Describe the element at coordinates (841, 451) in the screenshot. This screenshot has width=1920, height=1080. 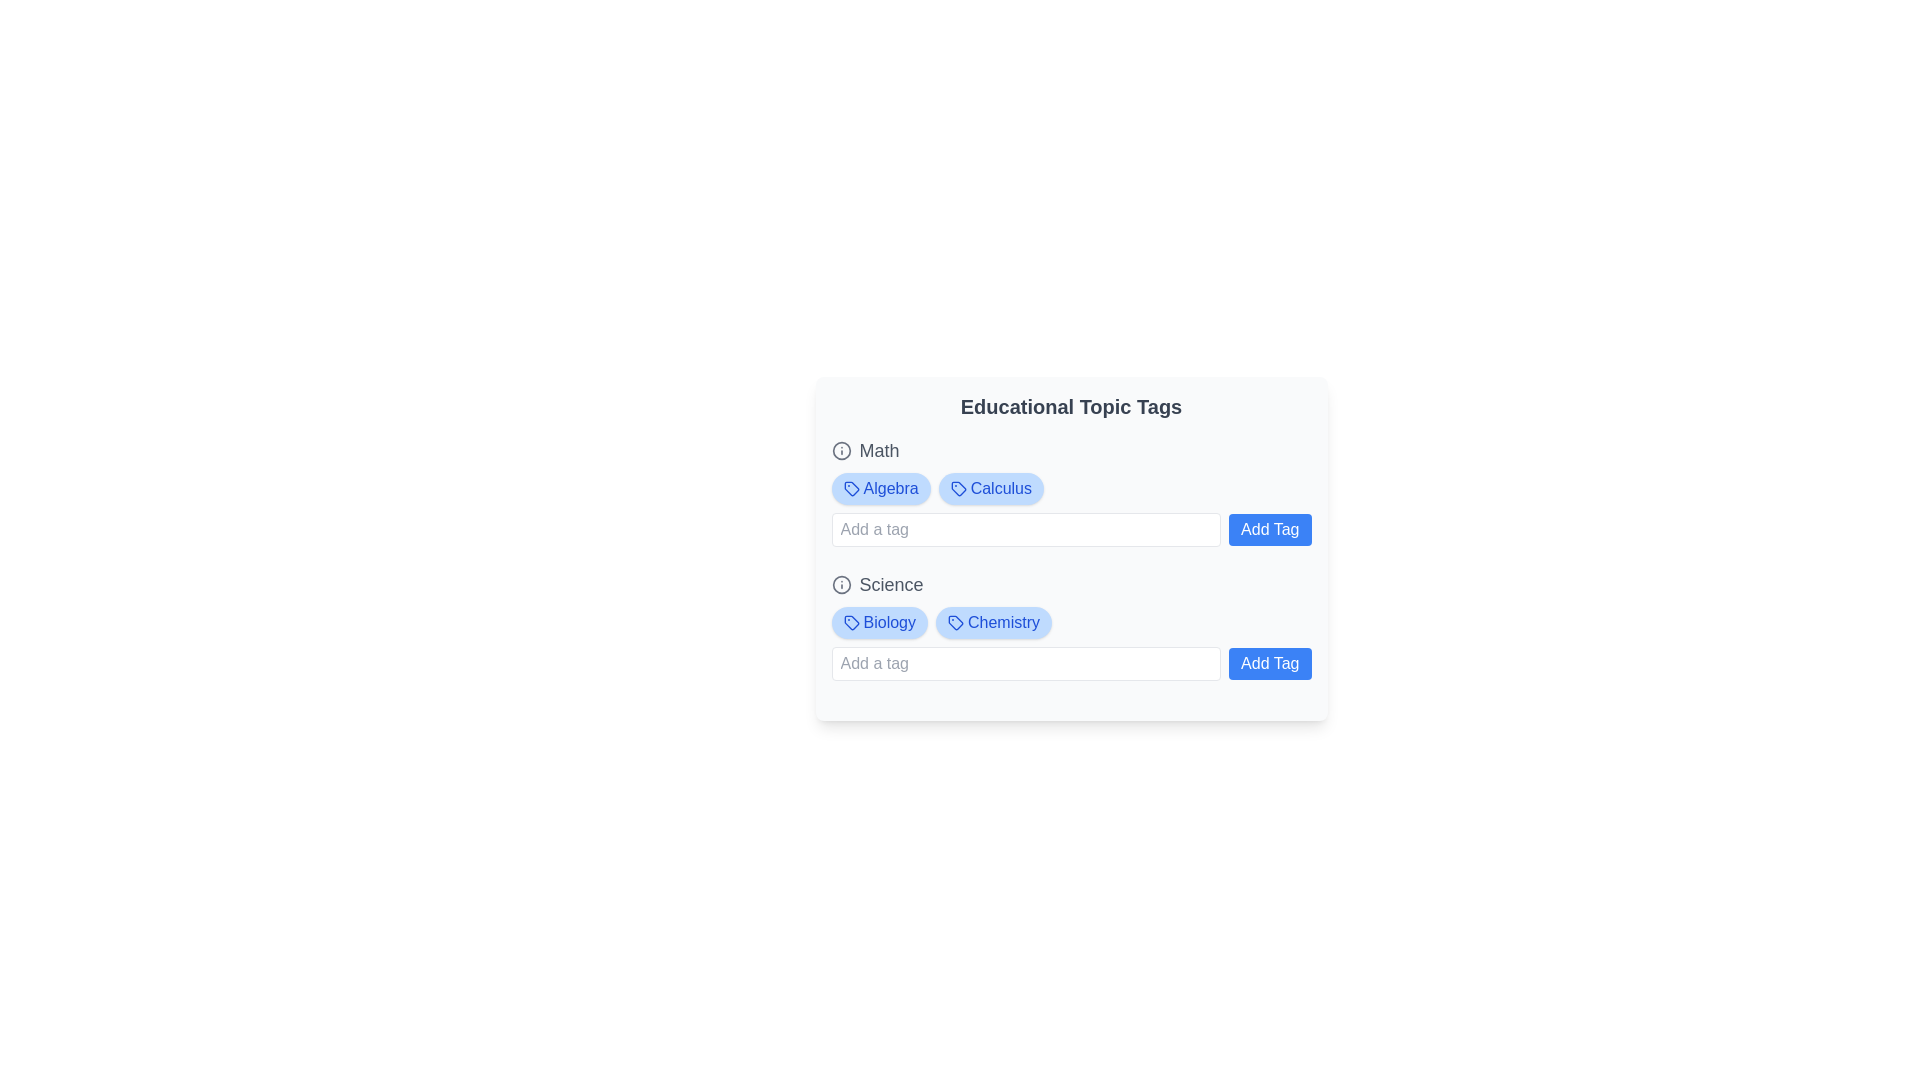
I see `the circular gray 'i' icon that indicates 'information', located to the left of the 'Math' label` at that location.